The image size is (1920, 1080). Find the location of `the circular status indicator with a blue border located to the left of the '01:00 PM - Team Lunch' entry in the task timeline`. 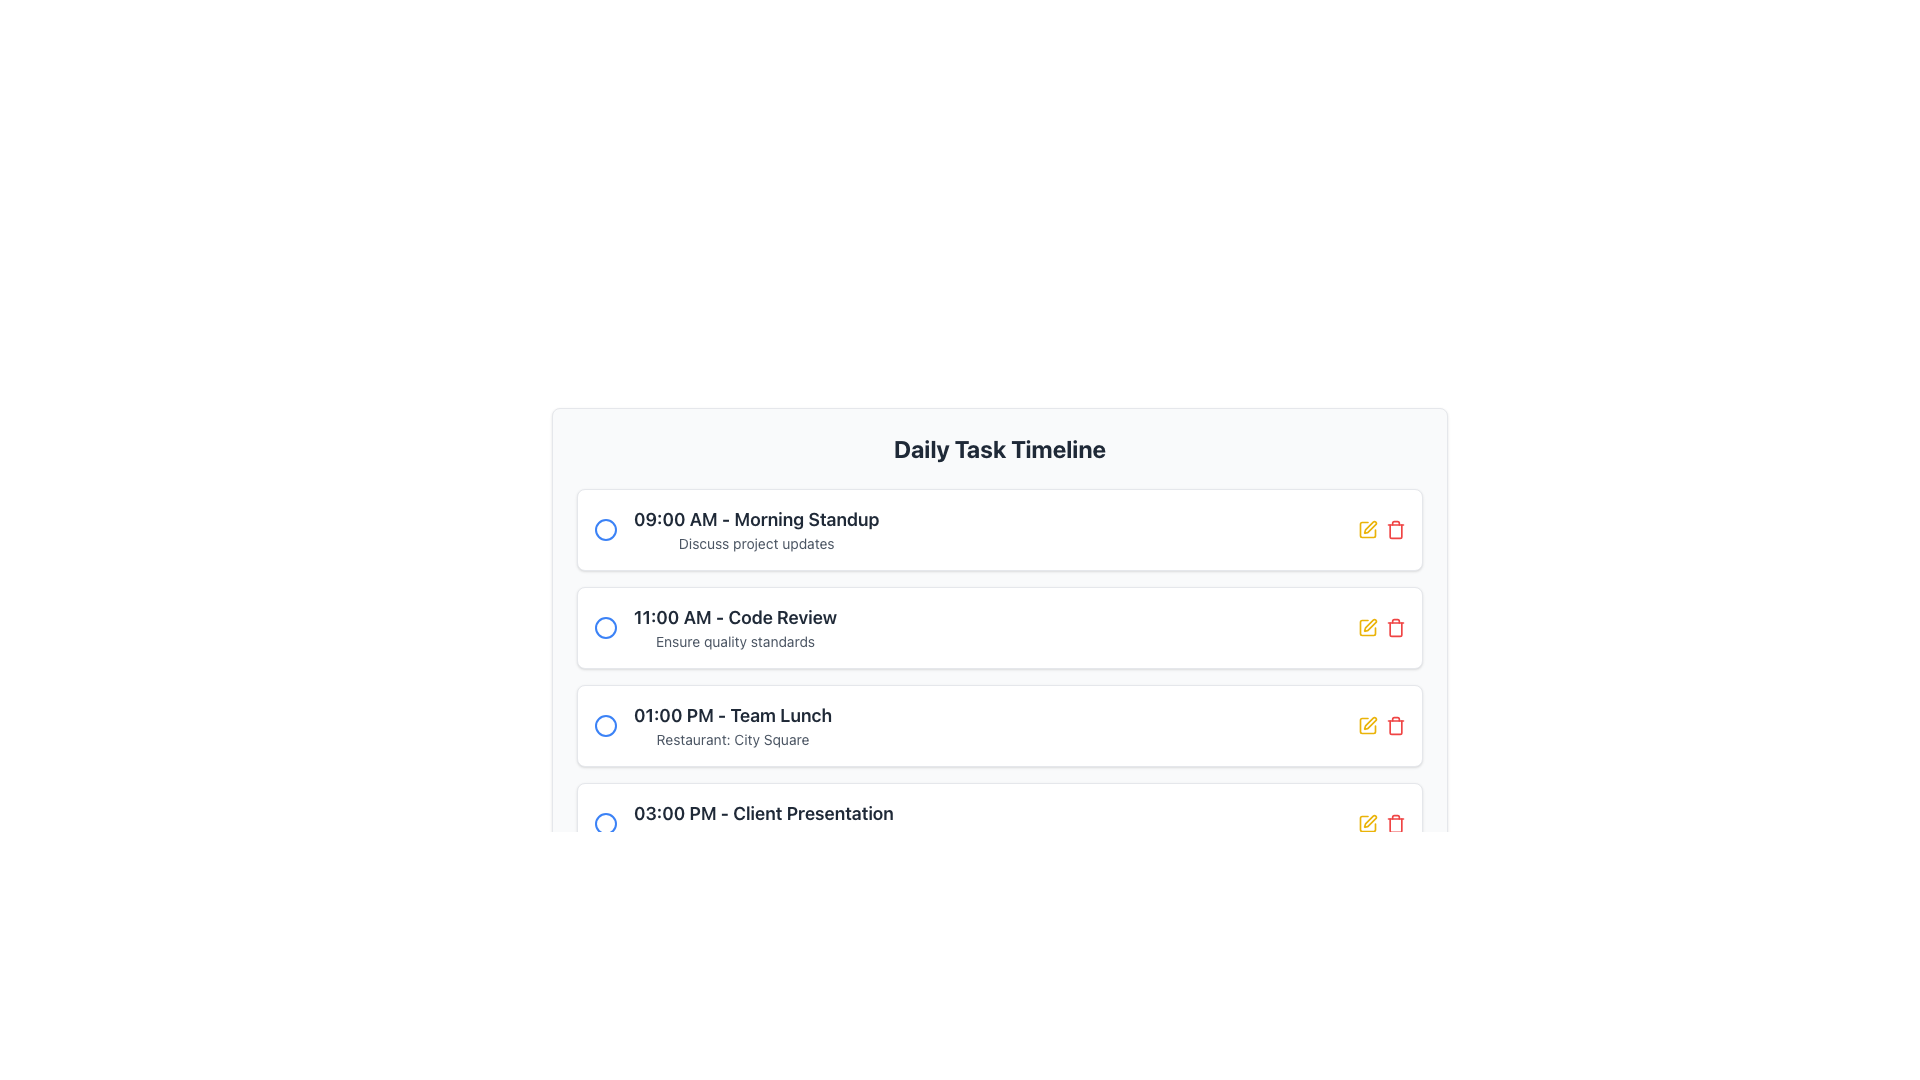

the circular status indicator with a blue border located to the left of the '01:00 PM - Team Lunch' entry in the task timeline is located at coordinates (604, 725).